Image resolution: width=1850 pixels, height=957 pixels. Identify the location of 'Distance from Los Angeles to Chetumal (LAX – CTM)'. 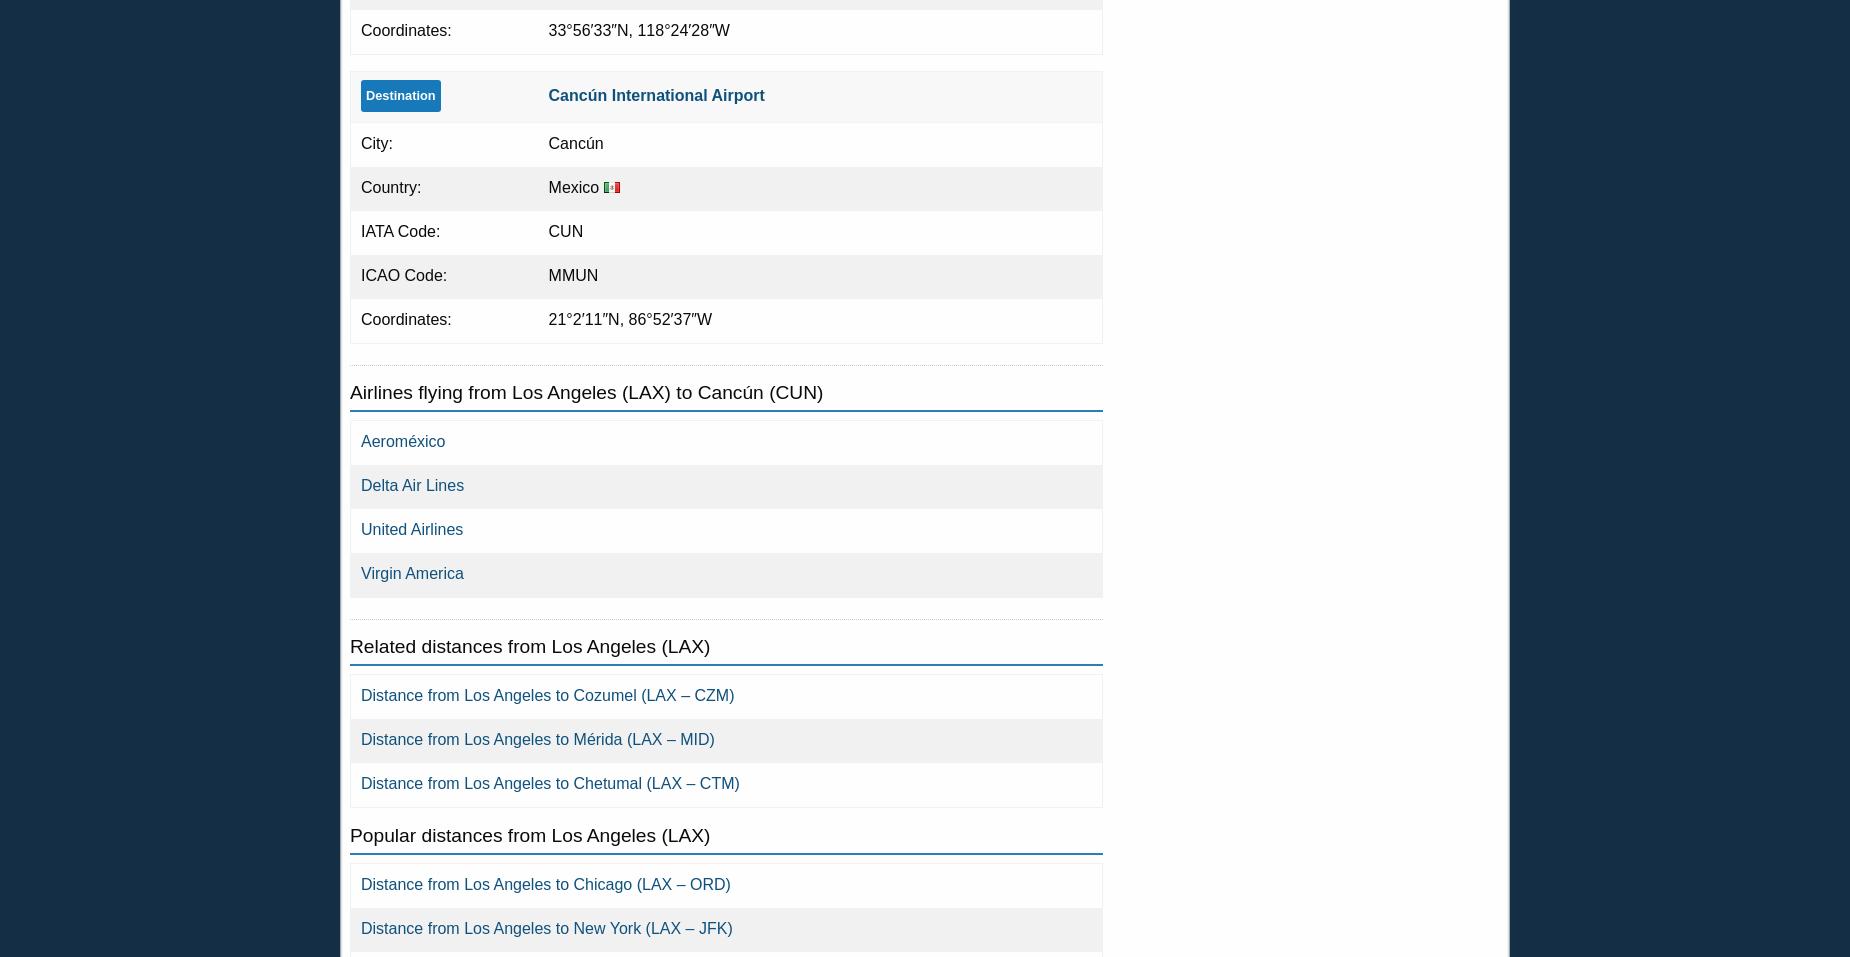
(550, 782).